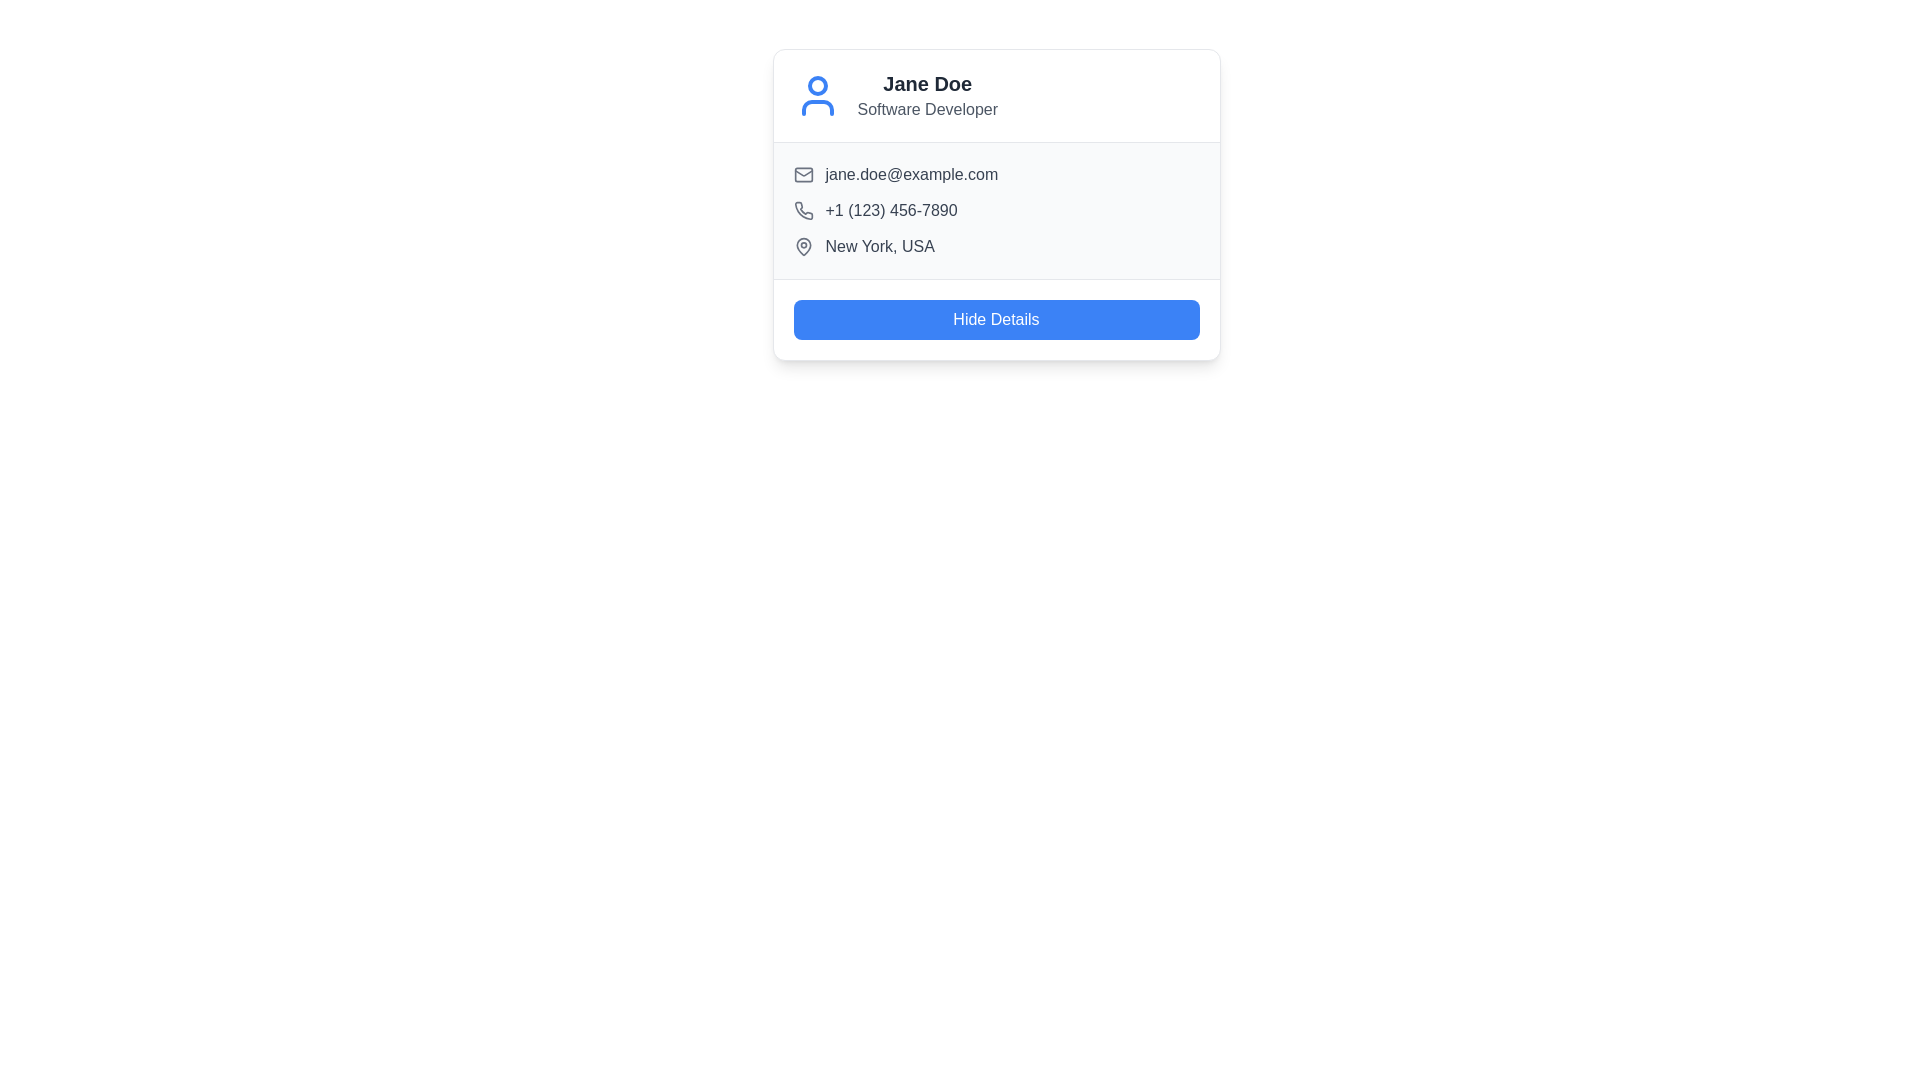  Describe the element at coordinates (910, 173) in the screenshot. I see `the text display that shows the email address 'jane.doe@example.com', located within the contact card layout, directly below the name and title text, and to the right of the email icon` at that location.